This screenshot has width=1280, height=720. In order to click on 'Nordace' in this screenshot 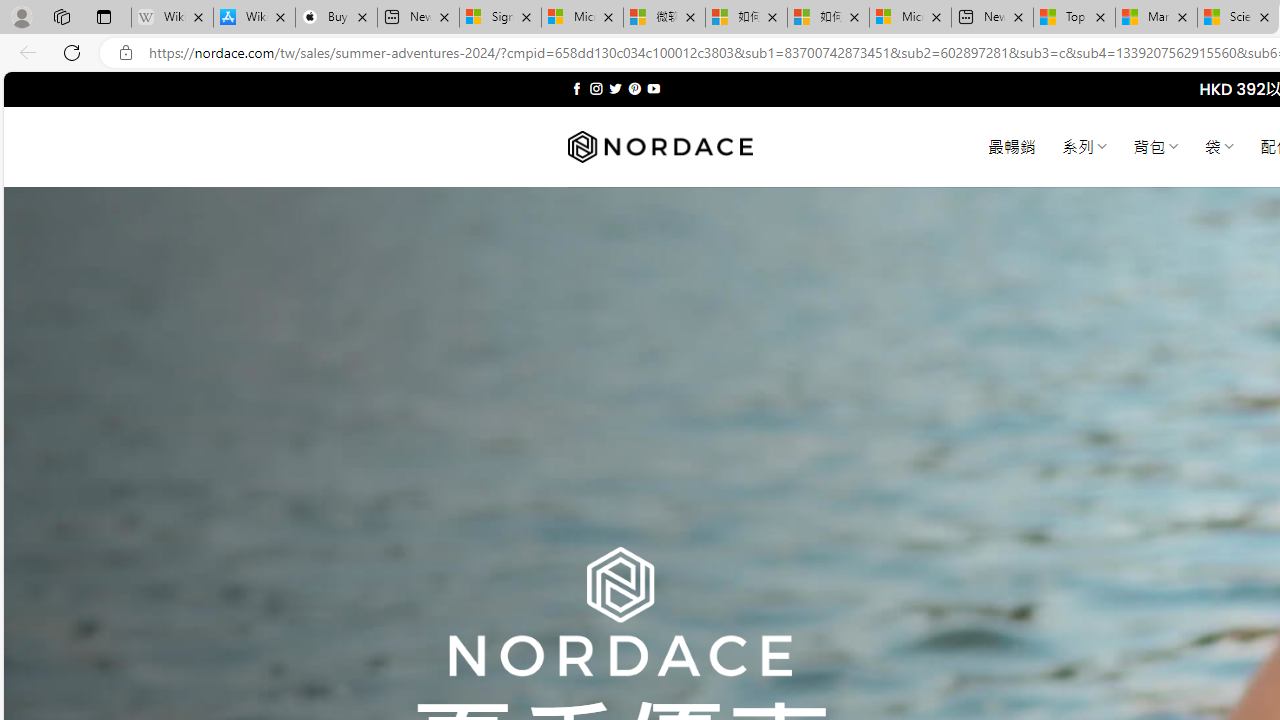, I will do `click(659, 146)`.